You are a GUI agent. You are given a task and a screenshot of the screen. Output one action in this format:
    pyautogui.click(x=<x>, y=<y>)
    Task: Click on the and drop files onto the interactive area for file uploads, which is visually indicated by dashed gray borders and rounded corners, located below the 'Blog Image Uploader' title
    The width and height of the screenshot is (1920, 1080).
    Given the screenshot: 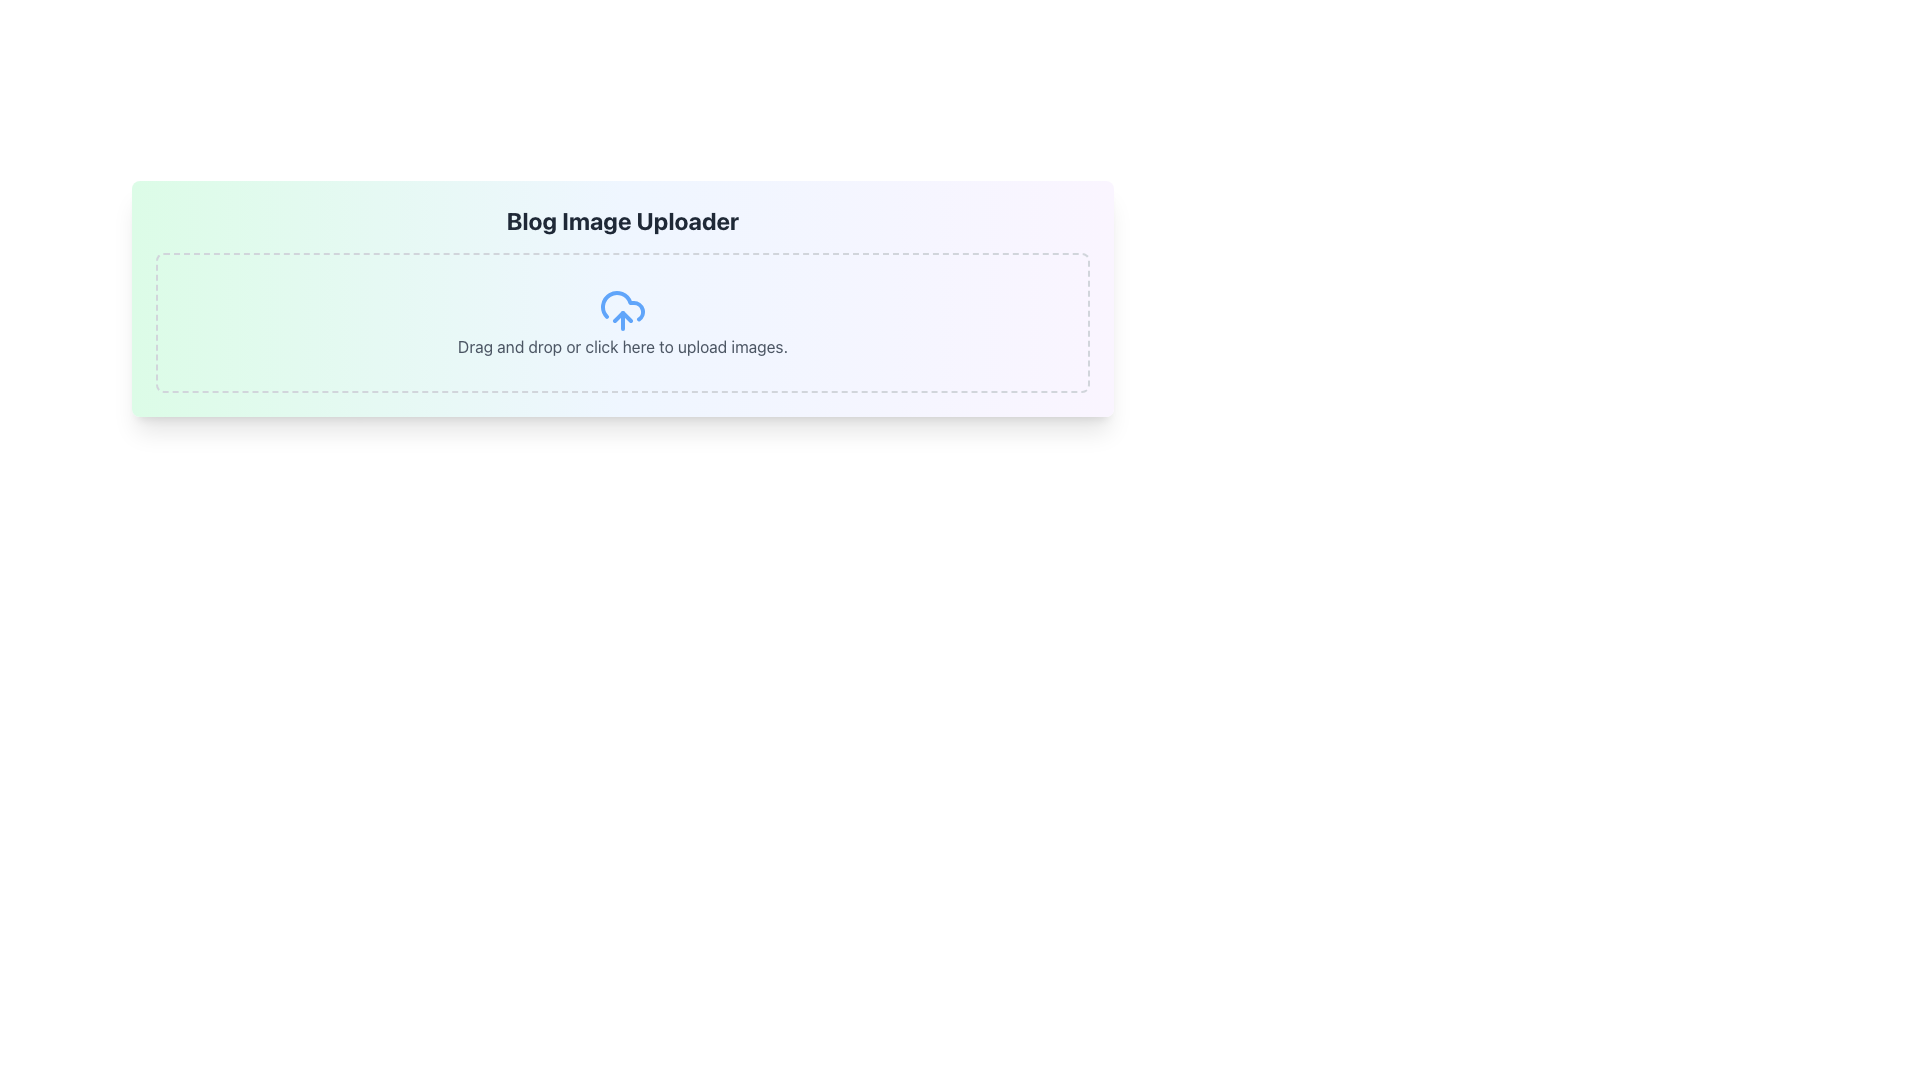 What is the action you would take?
    pyautogui.click(x=622, y=322)
    